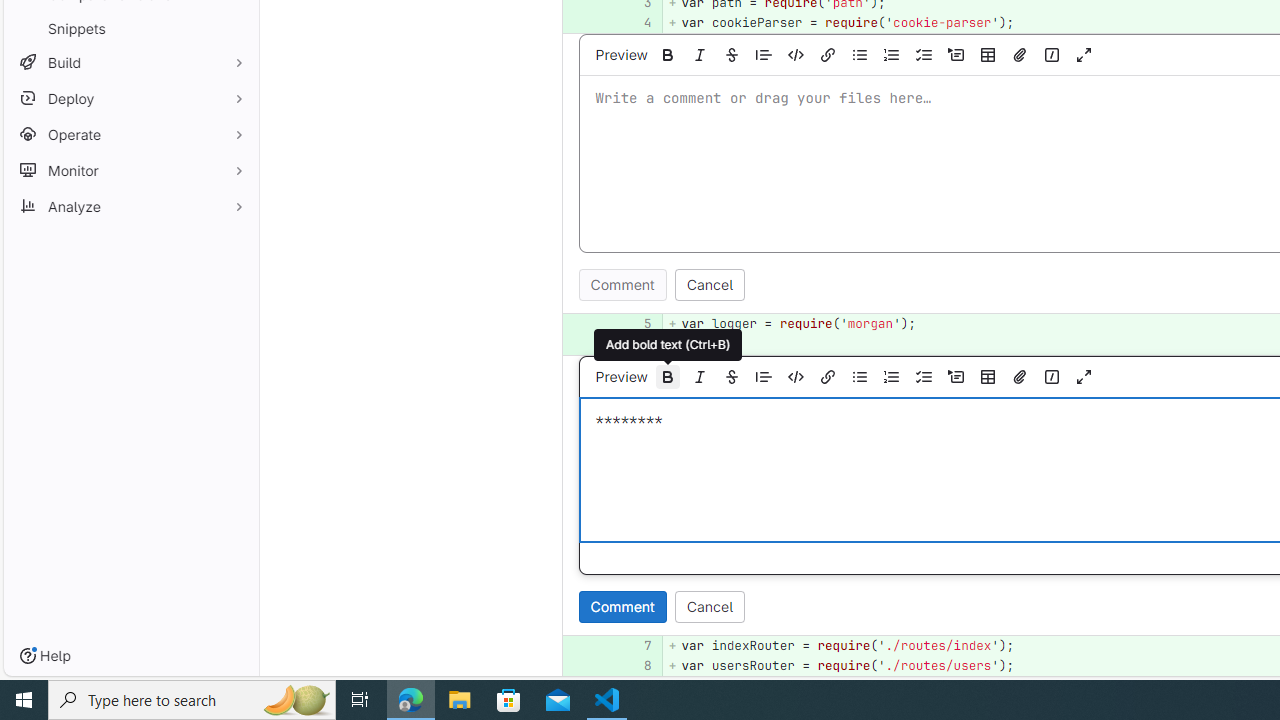 The image size is (1280, 720). What do you see at coordinates (130, 98) in the screenshot?
I see `'Deploy'` at bounding box center [130, 98].